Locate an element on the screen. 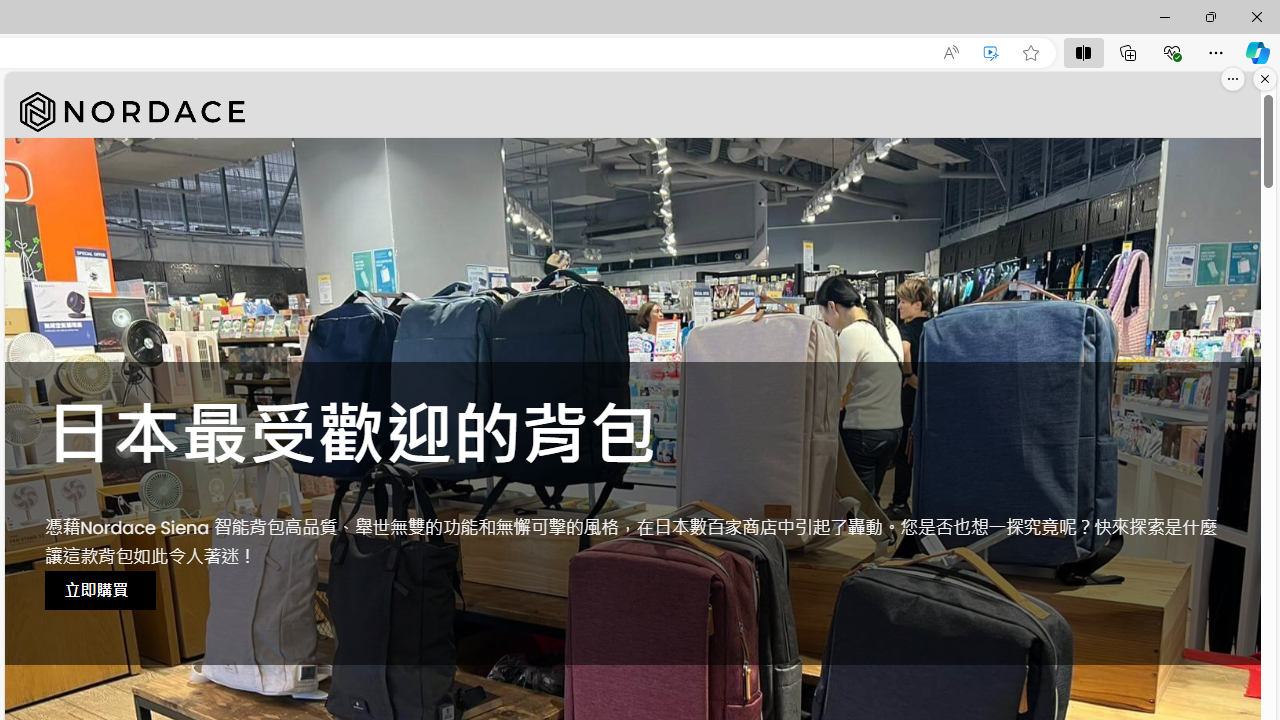  'Settings and more (Alt+F)' is located at coordinates (1215, 51).